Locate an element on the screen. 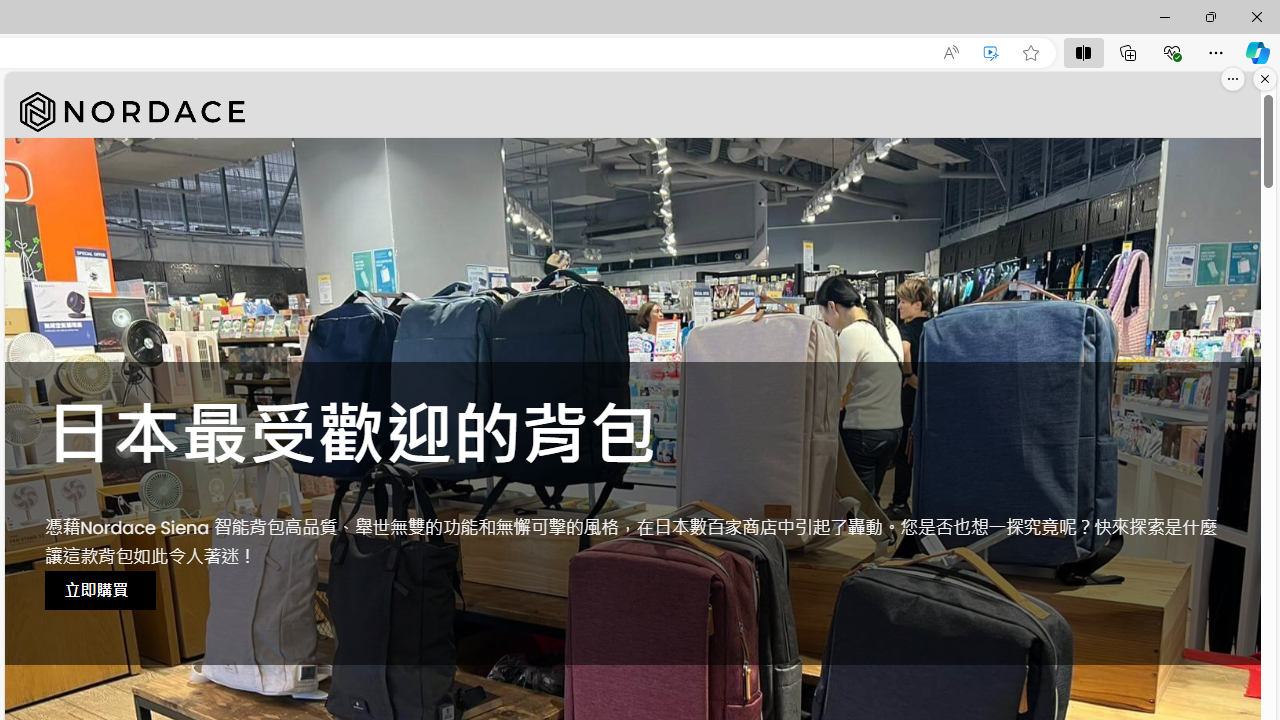  'Settings and more (Alt+F)' is located at coordinates (1215, 51).